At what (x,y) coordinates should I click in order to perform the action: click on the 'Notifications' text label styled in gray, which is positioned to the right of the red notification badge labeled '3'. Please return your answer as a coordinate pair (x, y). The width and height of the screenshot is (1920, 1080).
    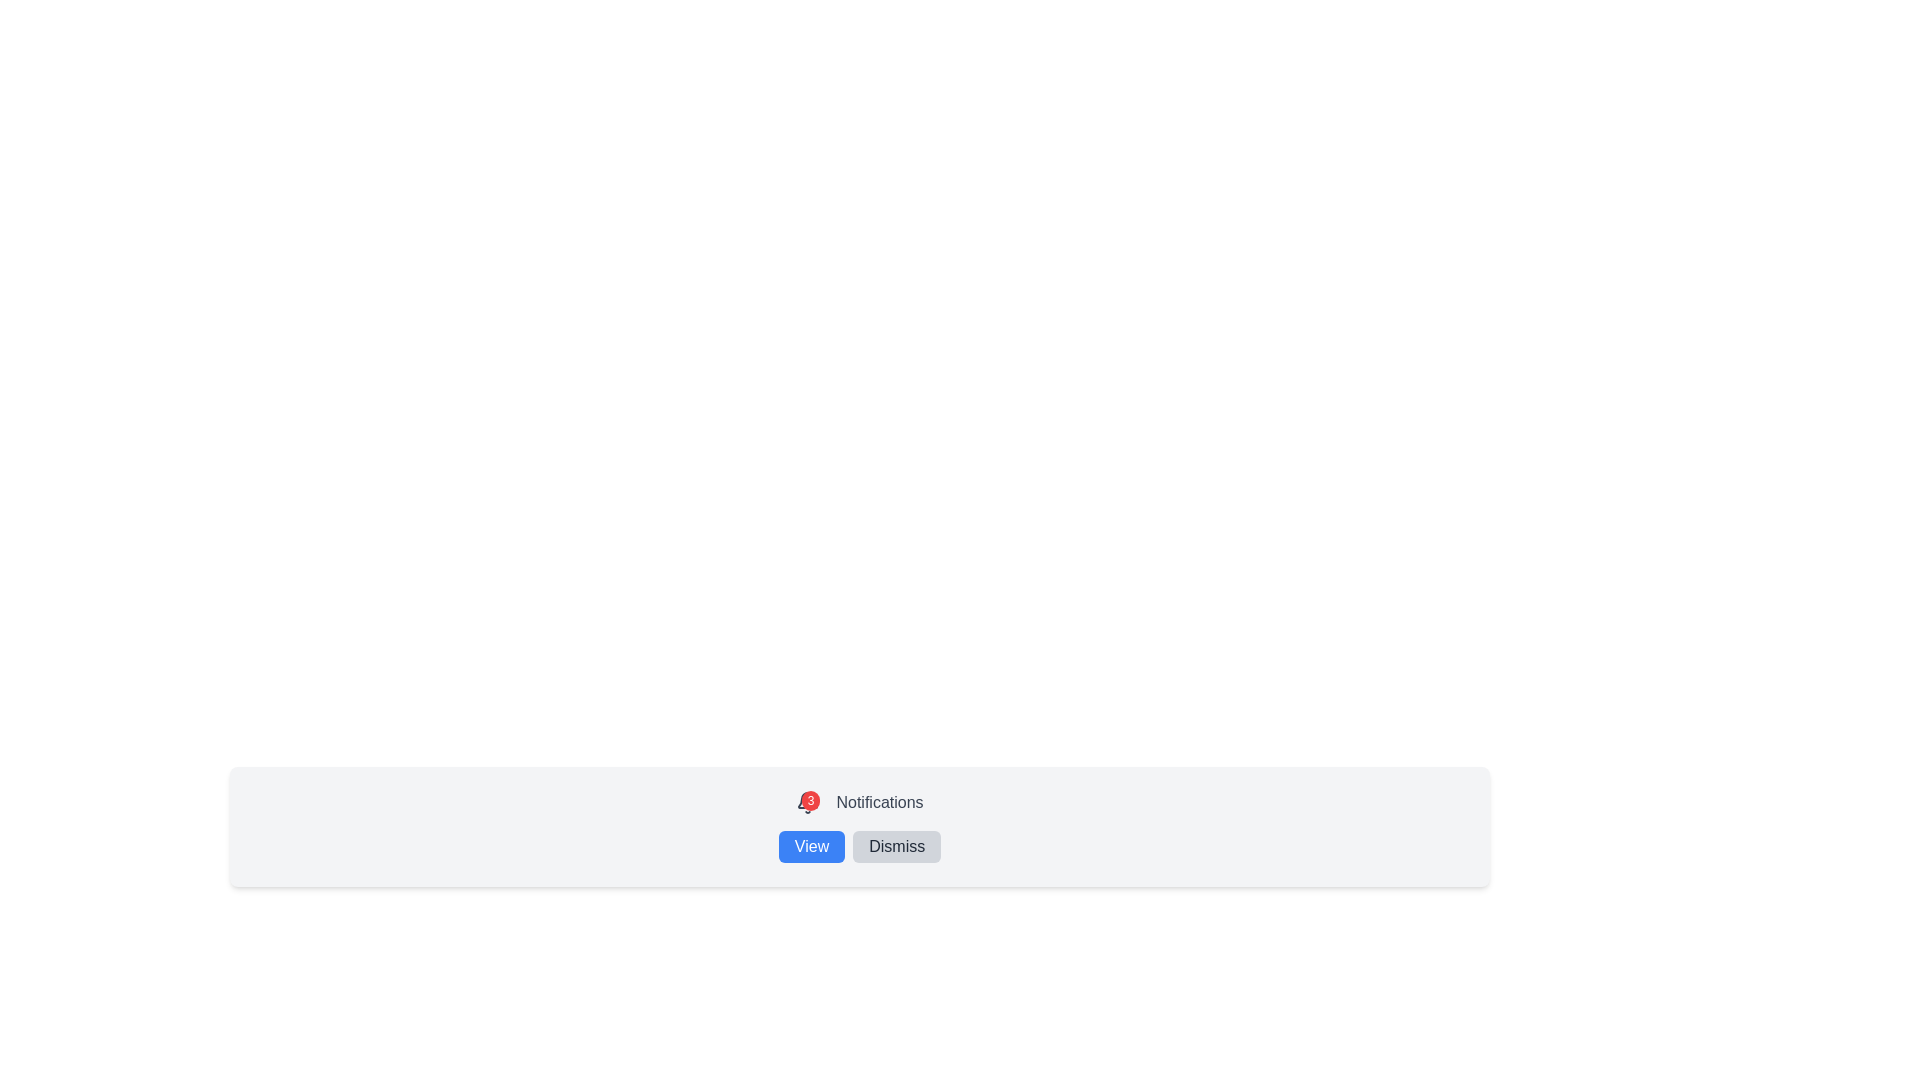
    Looking at the image, I should click on (879, 801).